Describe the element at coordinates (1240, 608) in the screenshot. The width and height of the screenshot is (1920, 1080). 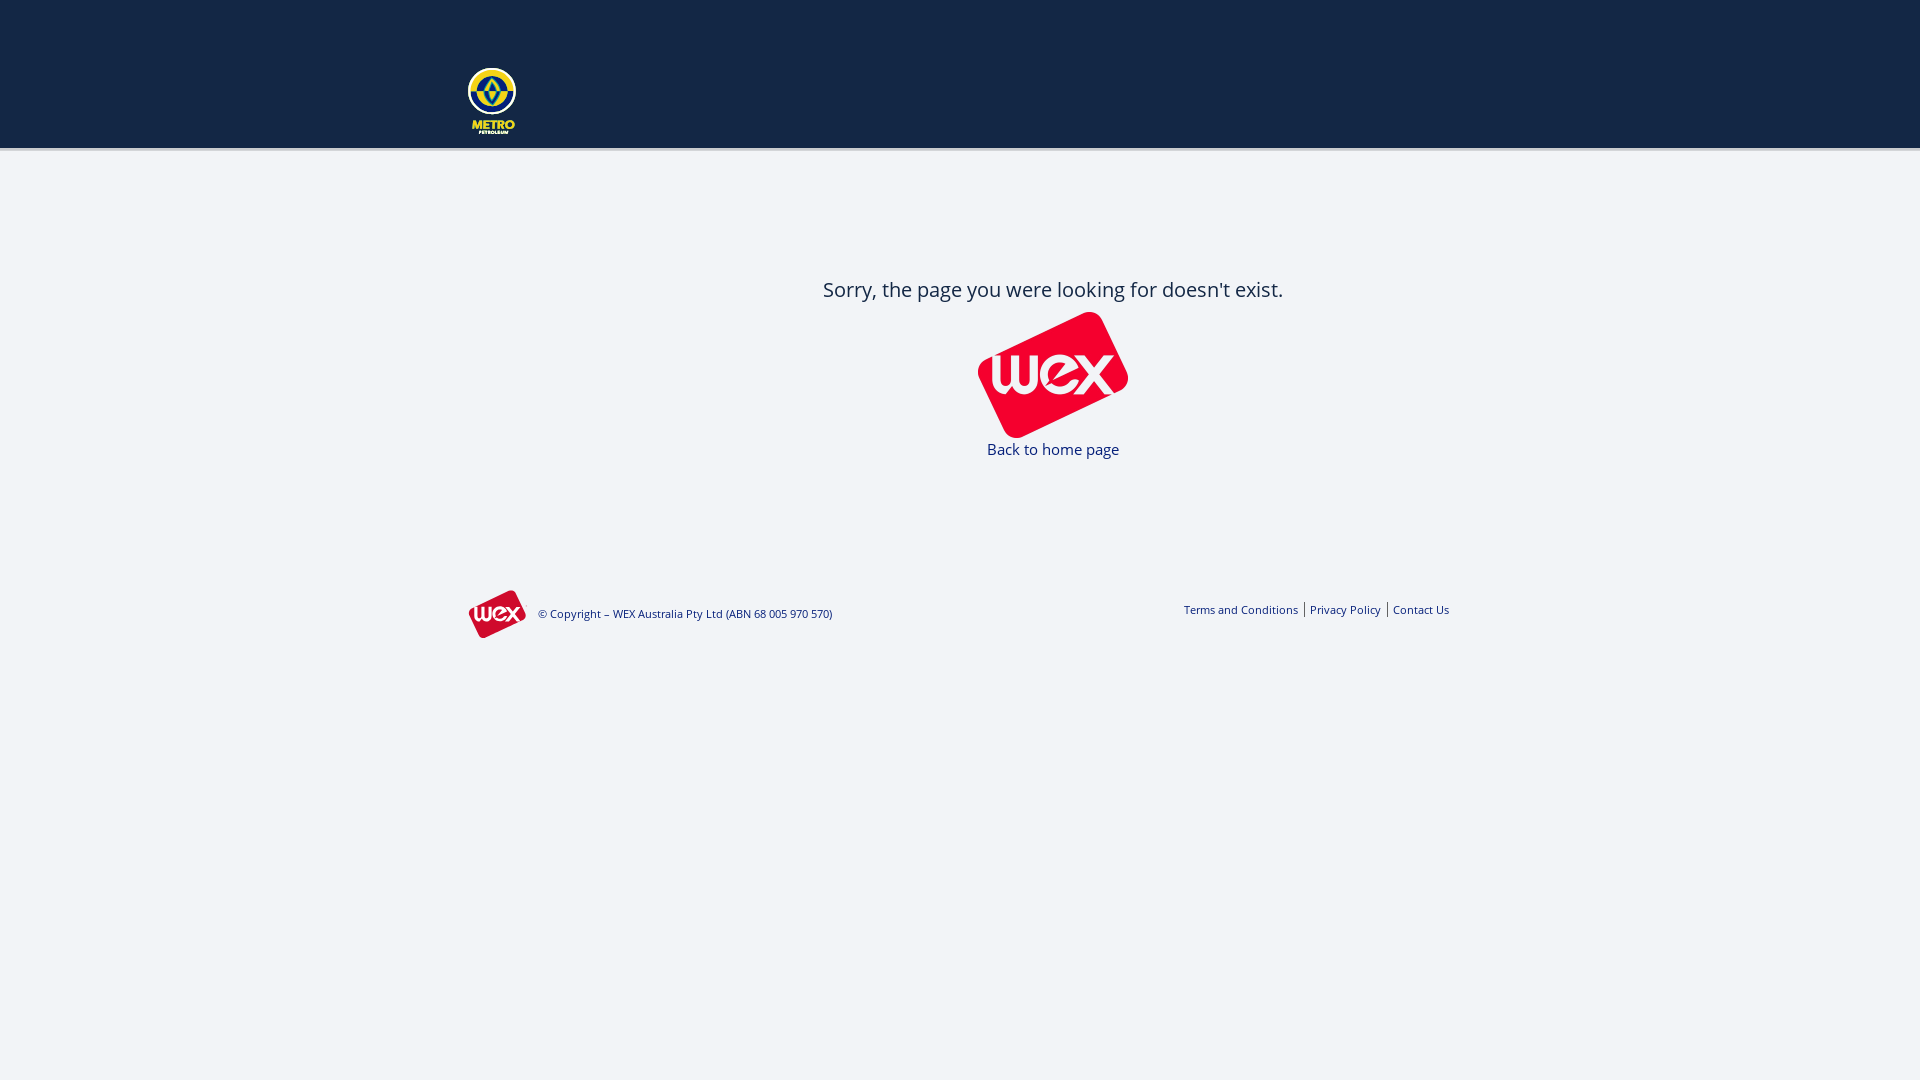
I see `'Terms and Conditions'` at that location.